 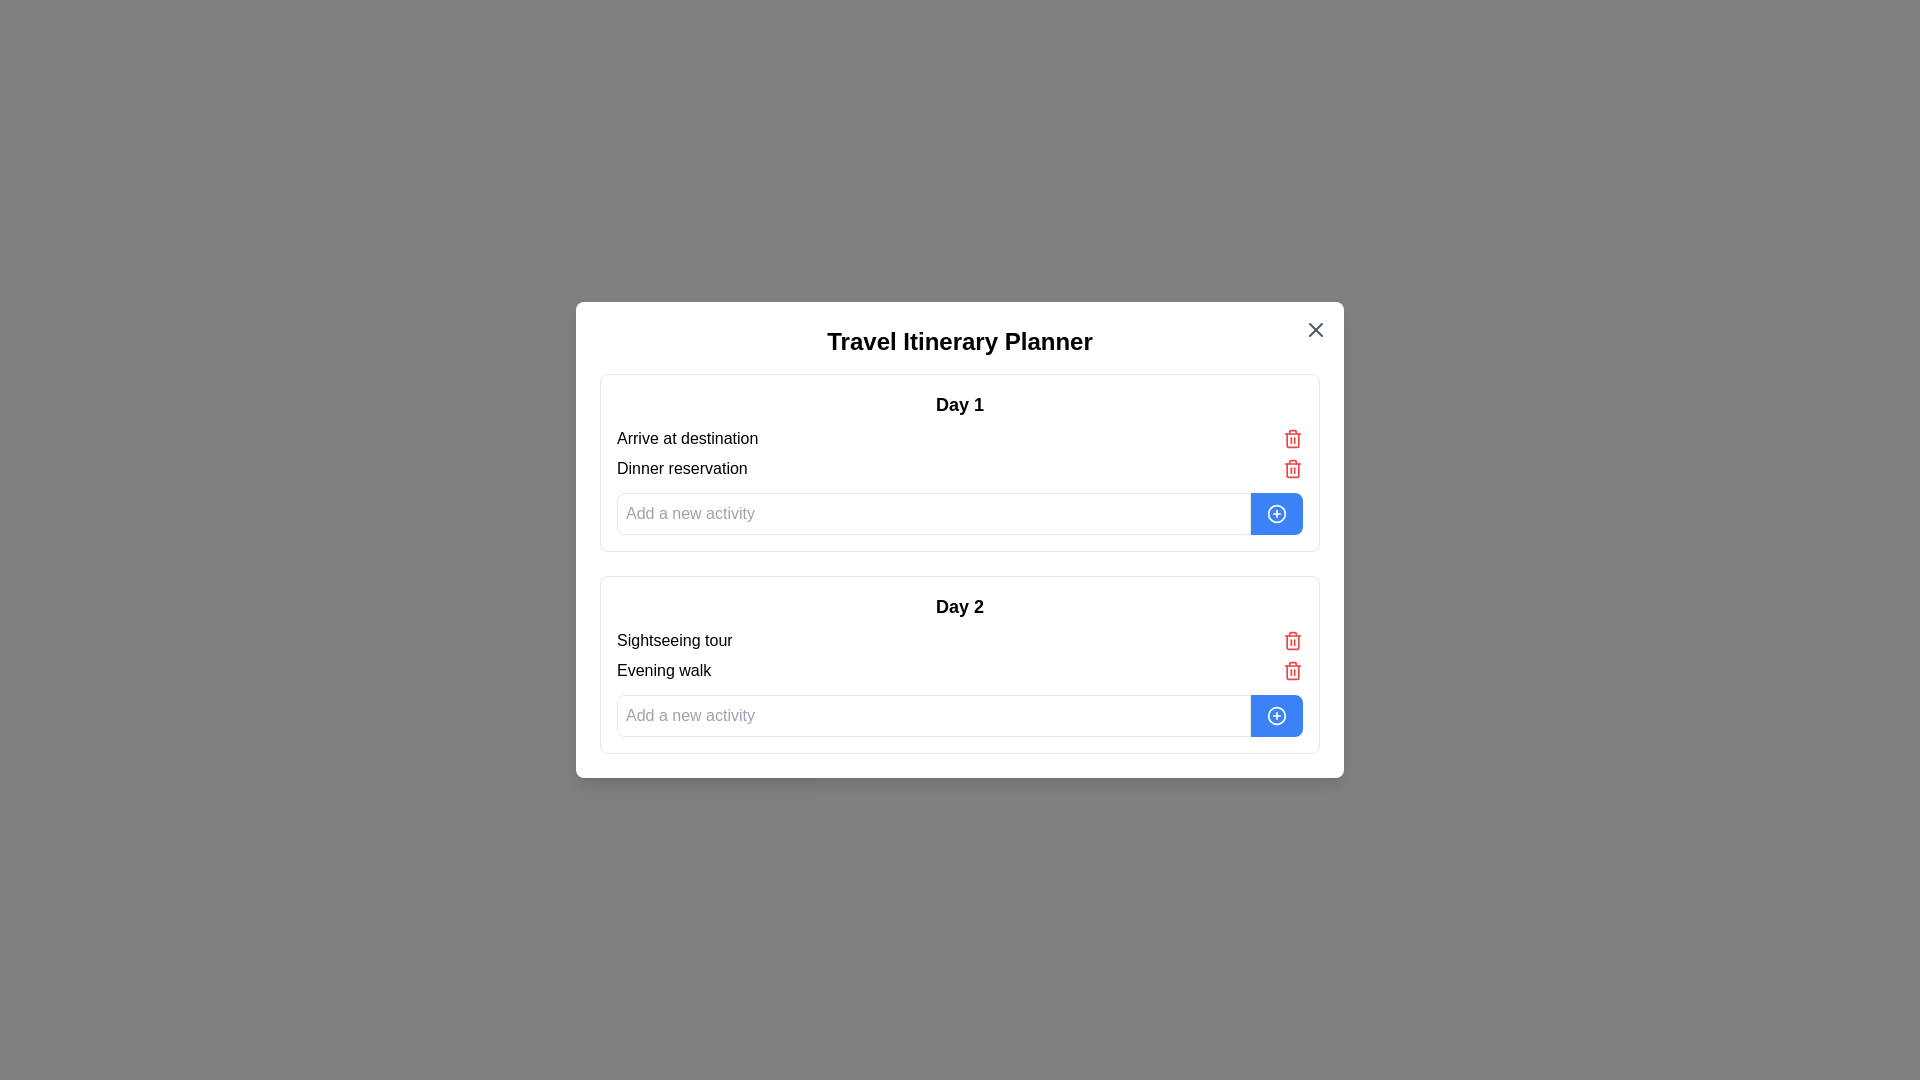 What do you see at coordinates (1292, 641) in the screenshot?
I see `the Trash/Delete icon located on the far right of the 'Day 1' section` at bounding box center [1292, 641].